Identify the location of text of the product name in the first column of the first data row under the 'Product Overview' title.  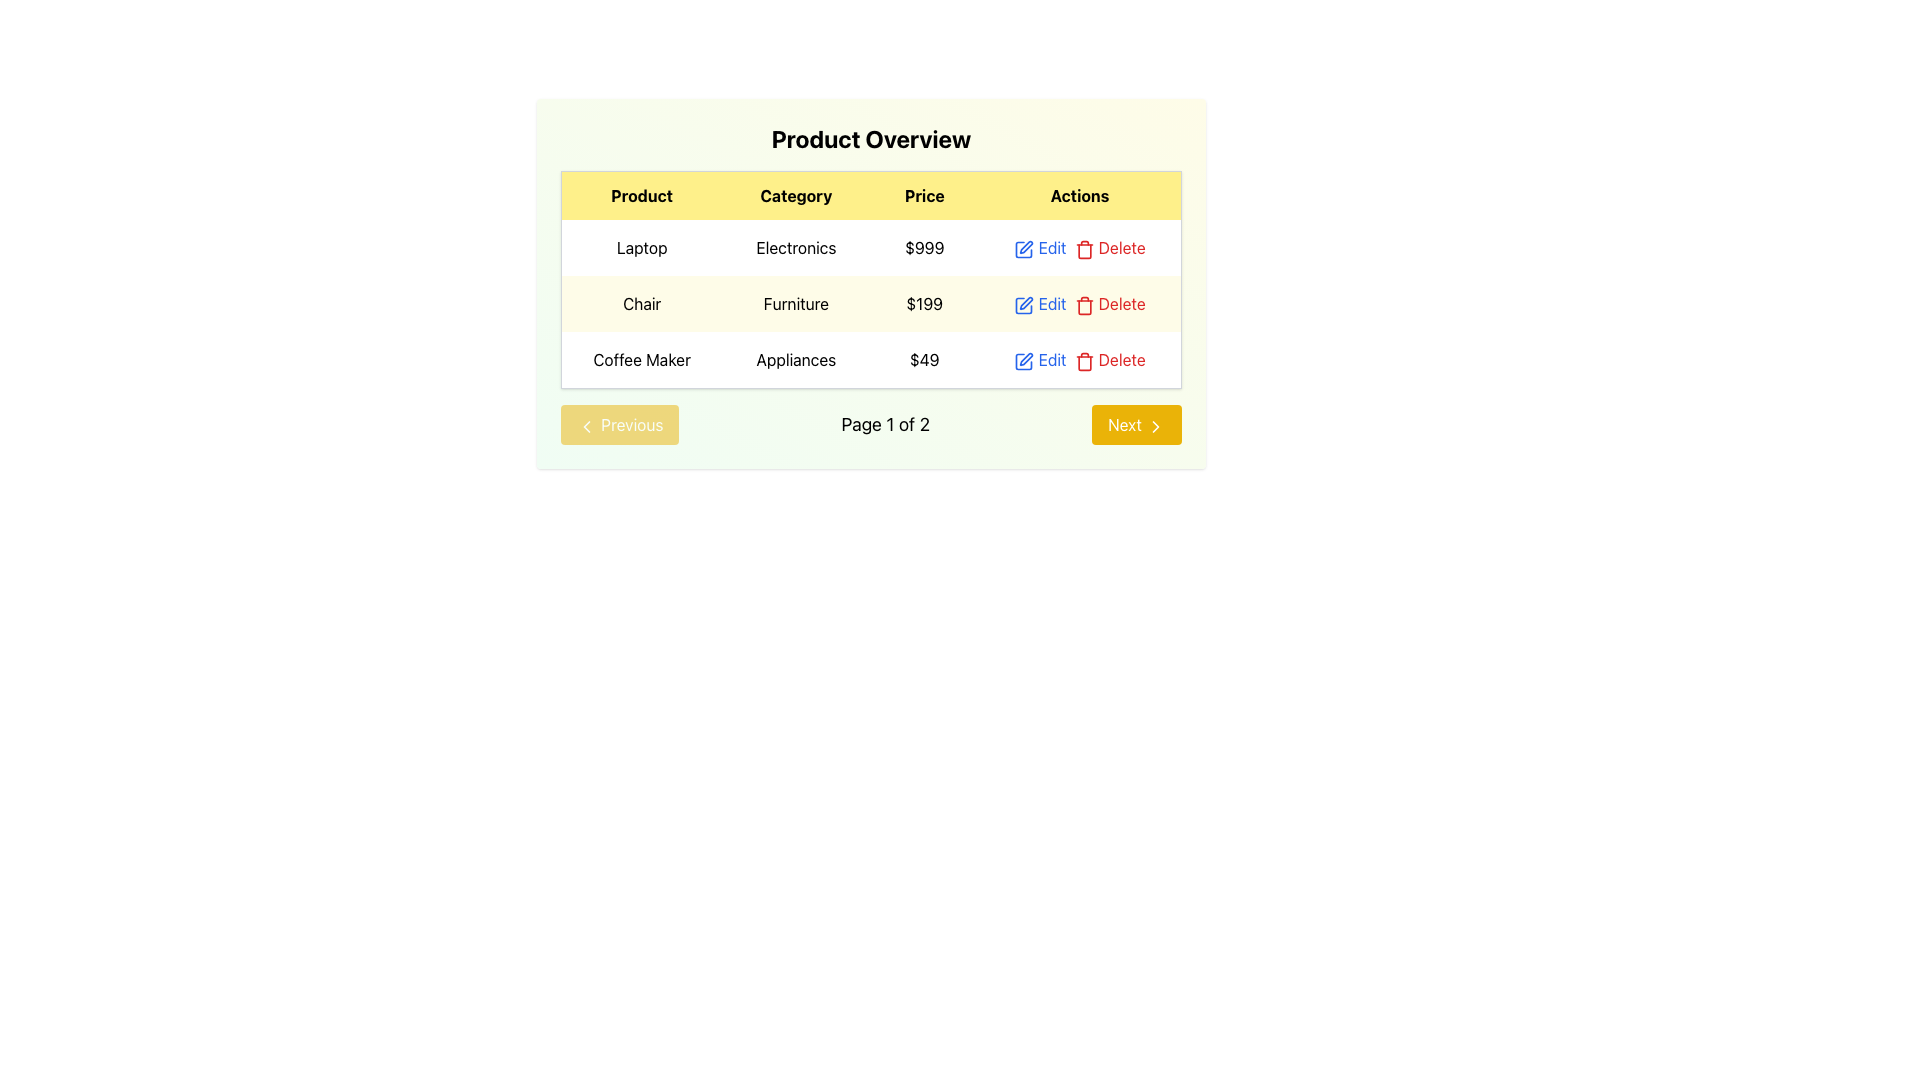
(641, 246).